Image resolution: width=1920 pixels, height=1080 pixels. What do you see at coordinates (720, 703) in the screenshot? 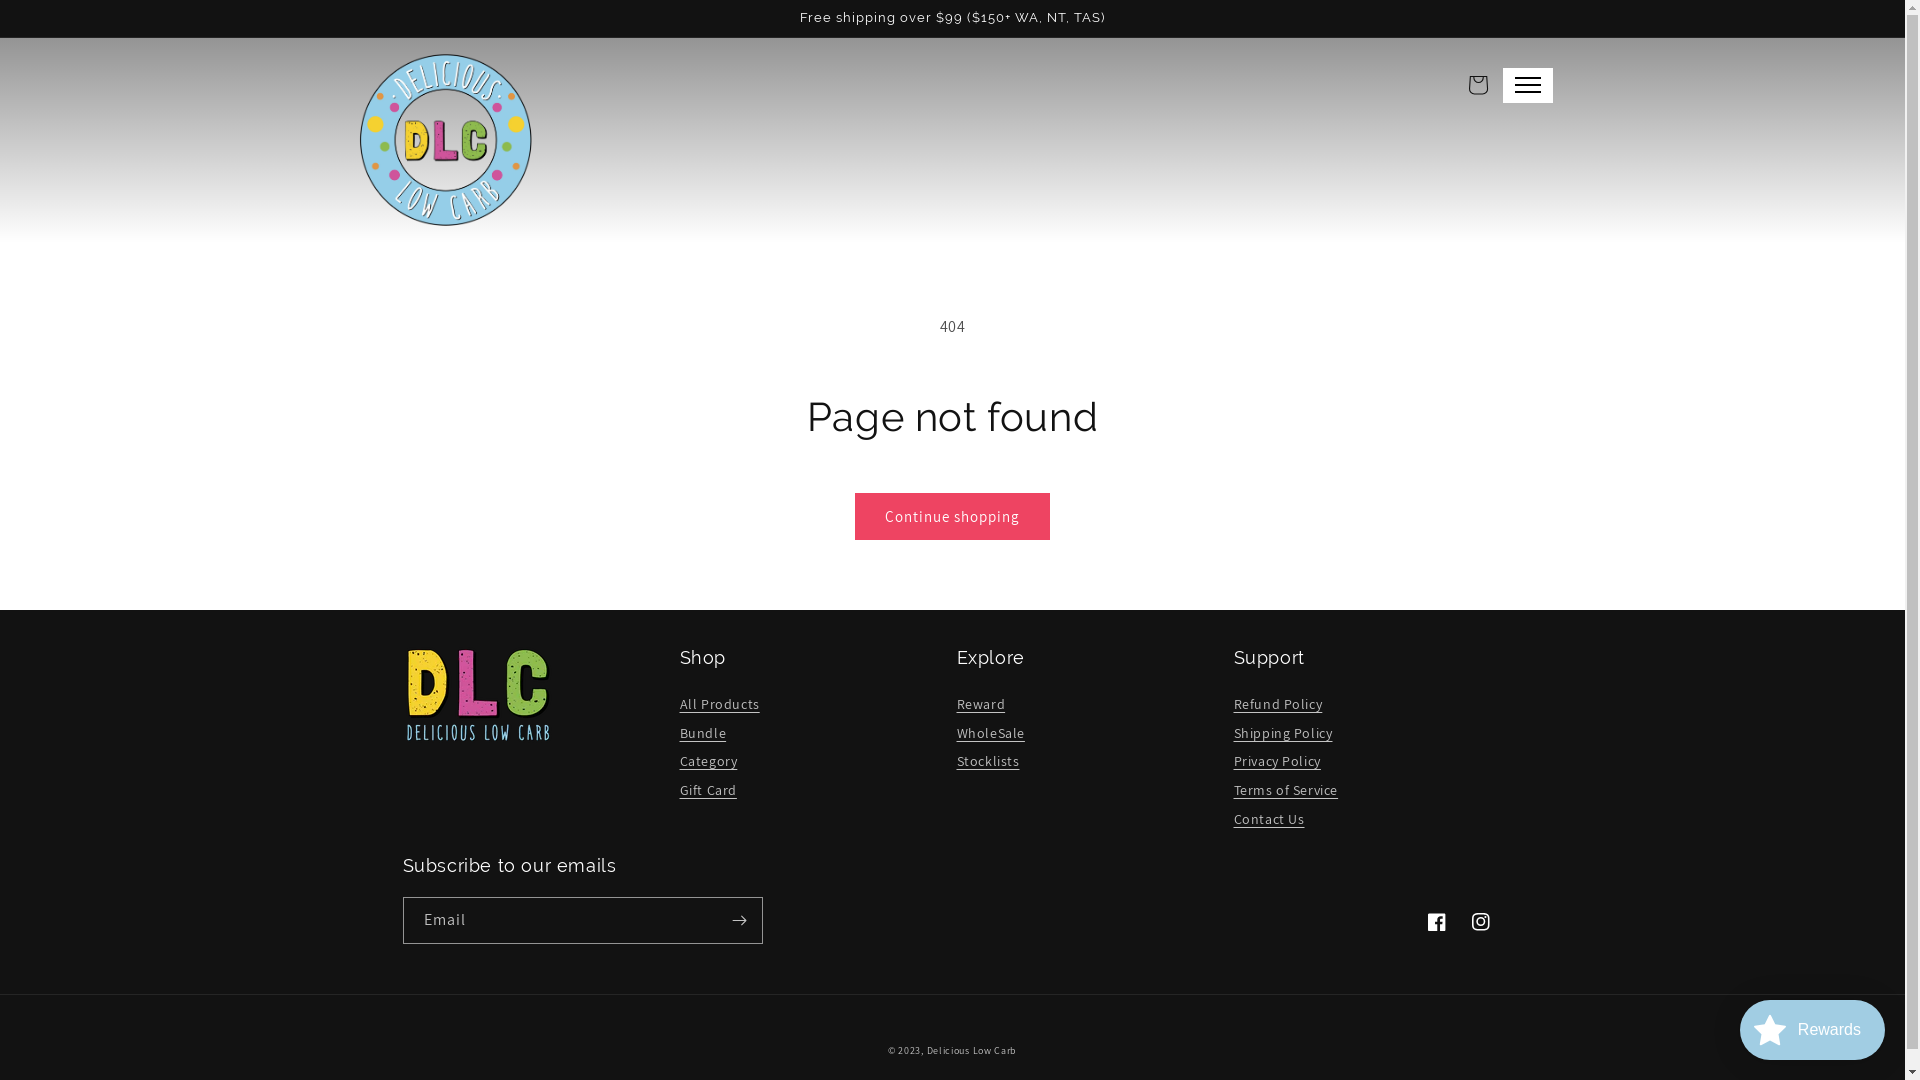
I see `'All Products'` at bounding box center [720, 703].